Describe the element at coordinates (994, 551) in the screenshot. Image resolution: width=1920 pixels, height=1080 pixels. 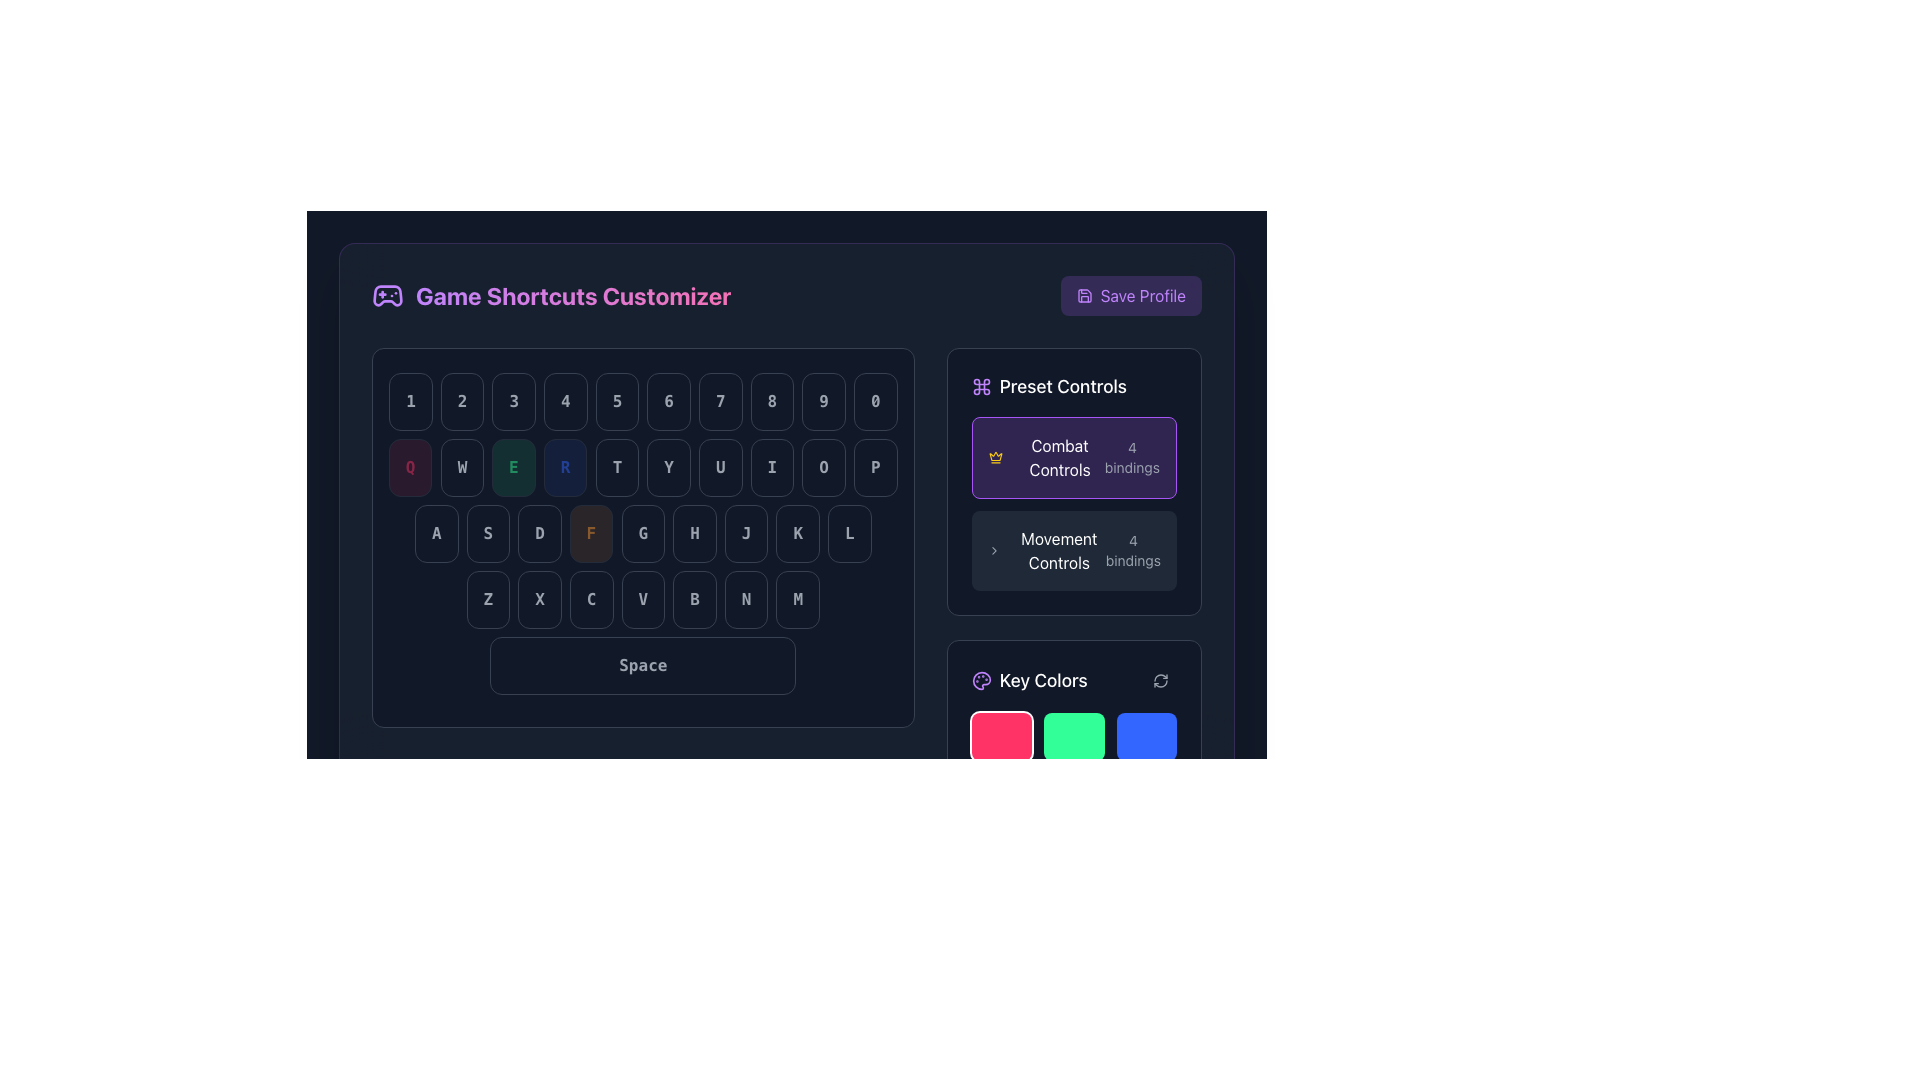
I see `the navigation arrow icon located in the right-side panel under 'Preset Controls', immediately left of the 'Movement Controls' text` at that location.